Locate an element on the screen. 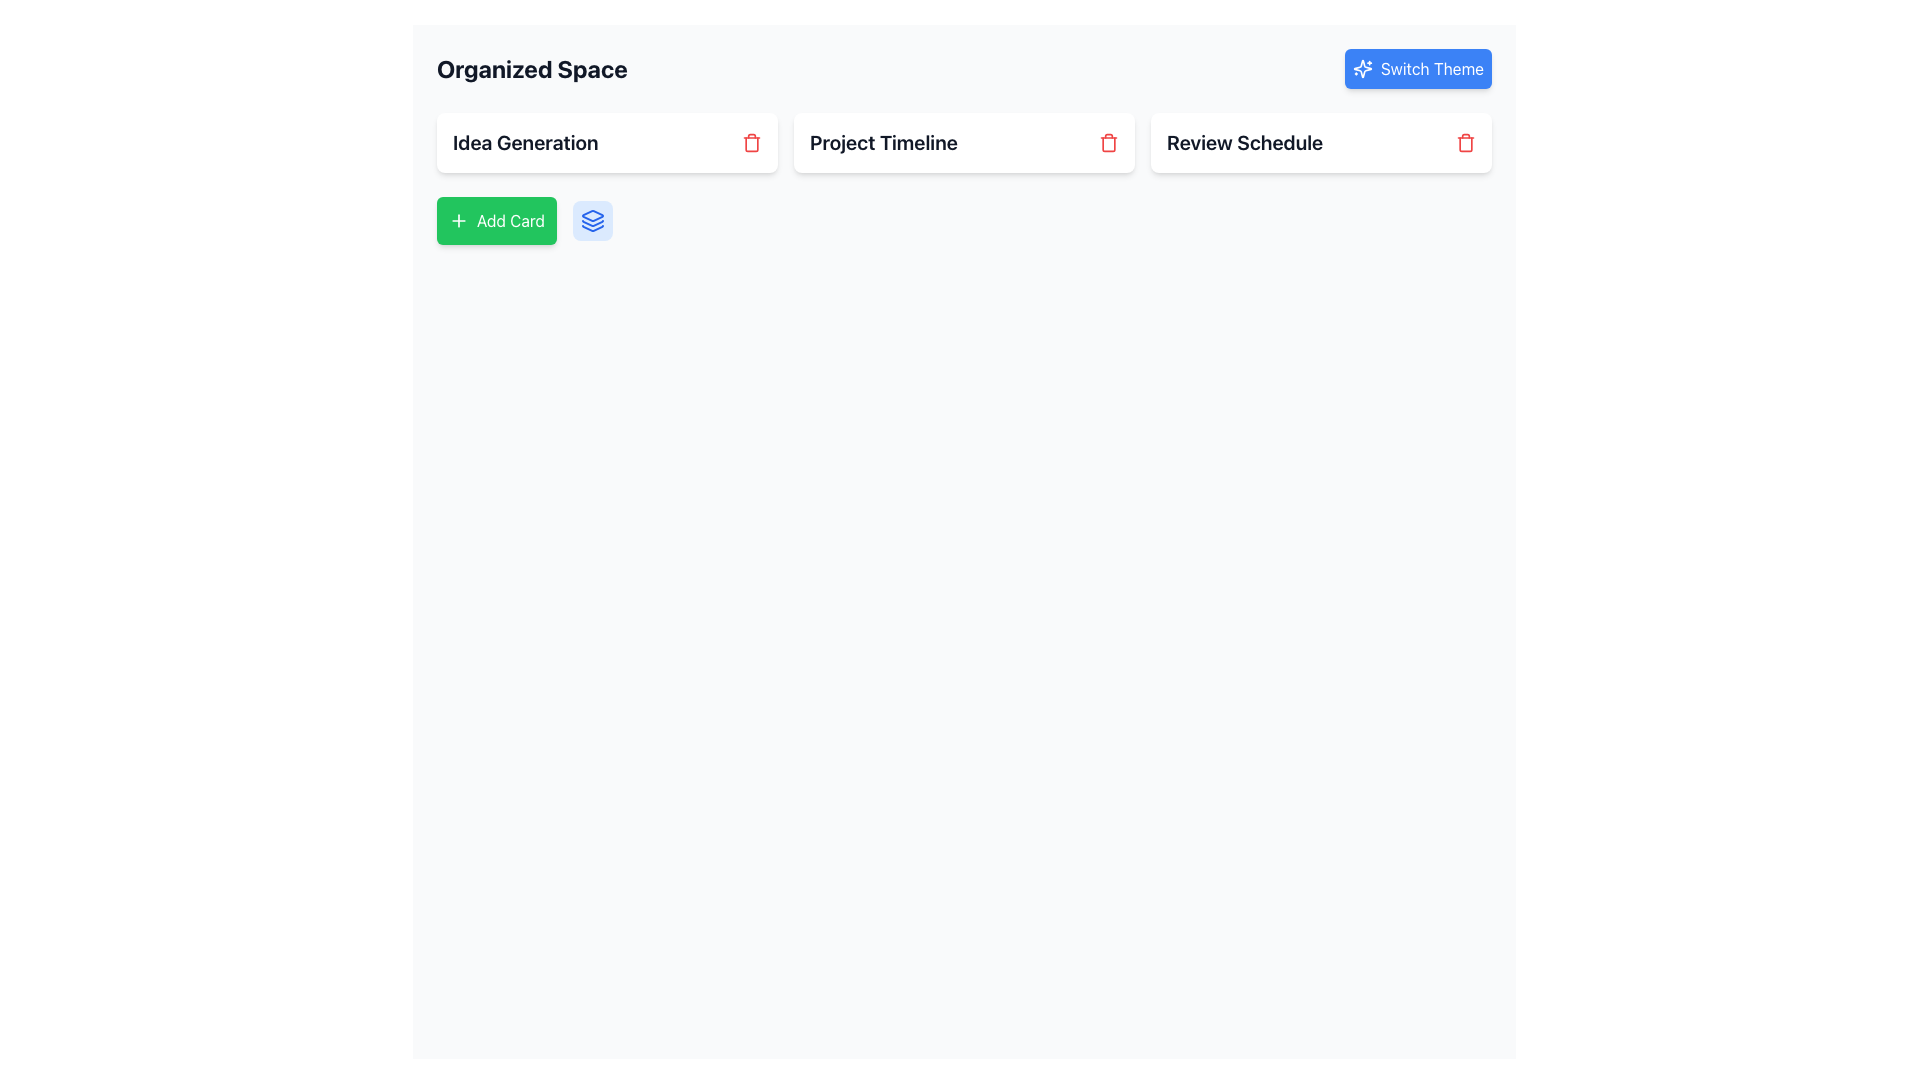 The height and width of the screenshot is (1080, 1920). the layered blue icon representing layers, positioned to the right of the green 'Add Card' button in the 'Organized Space' section is located at coordinates (591, 220).